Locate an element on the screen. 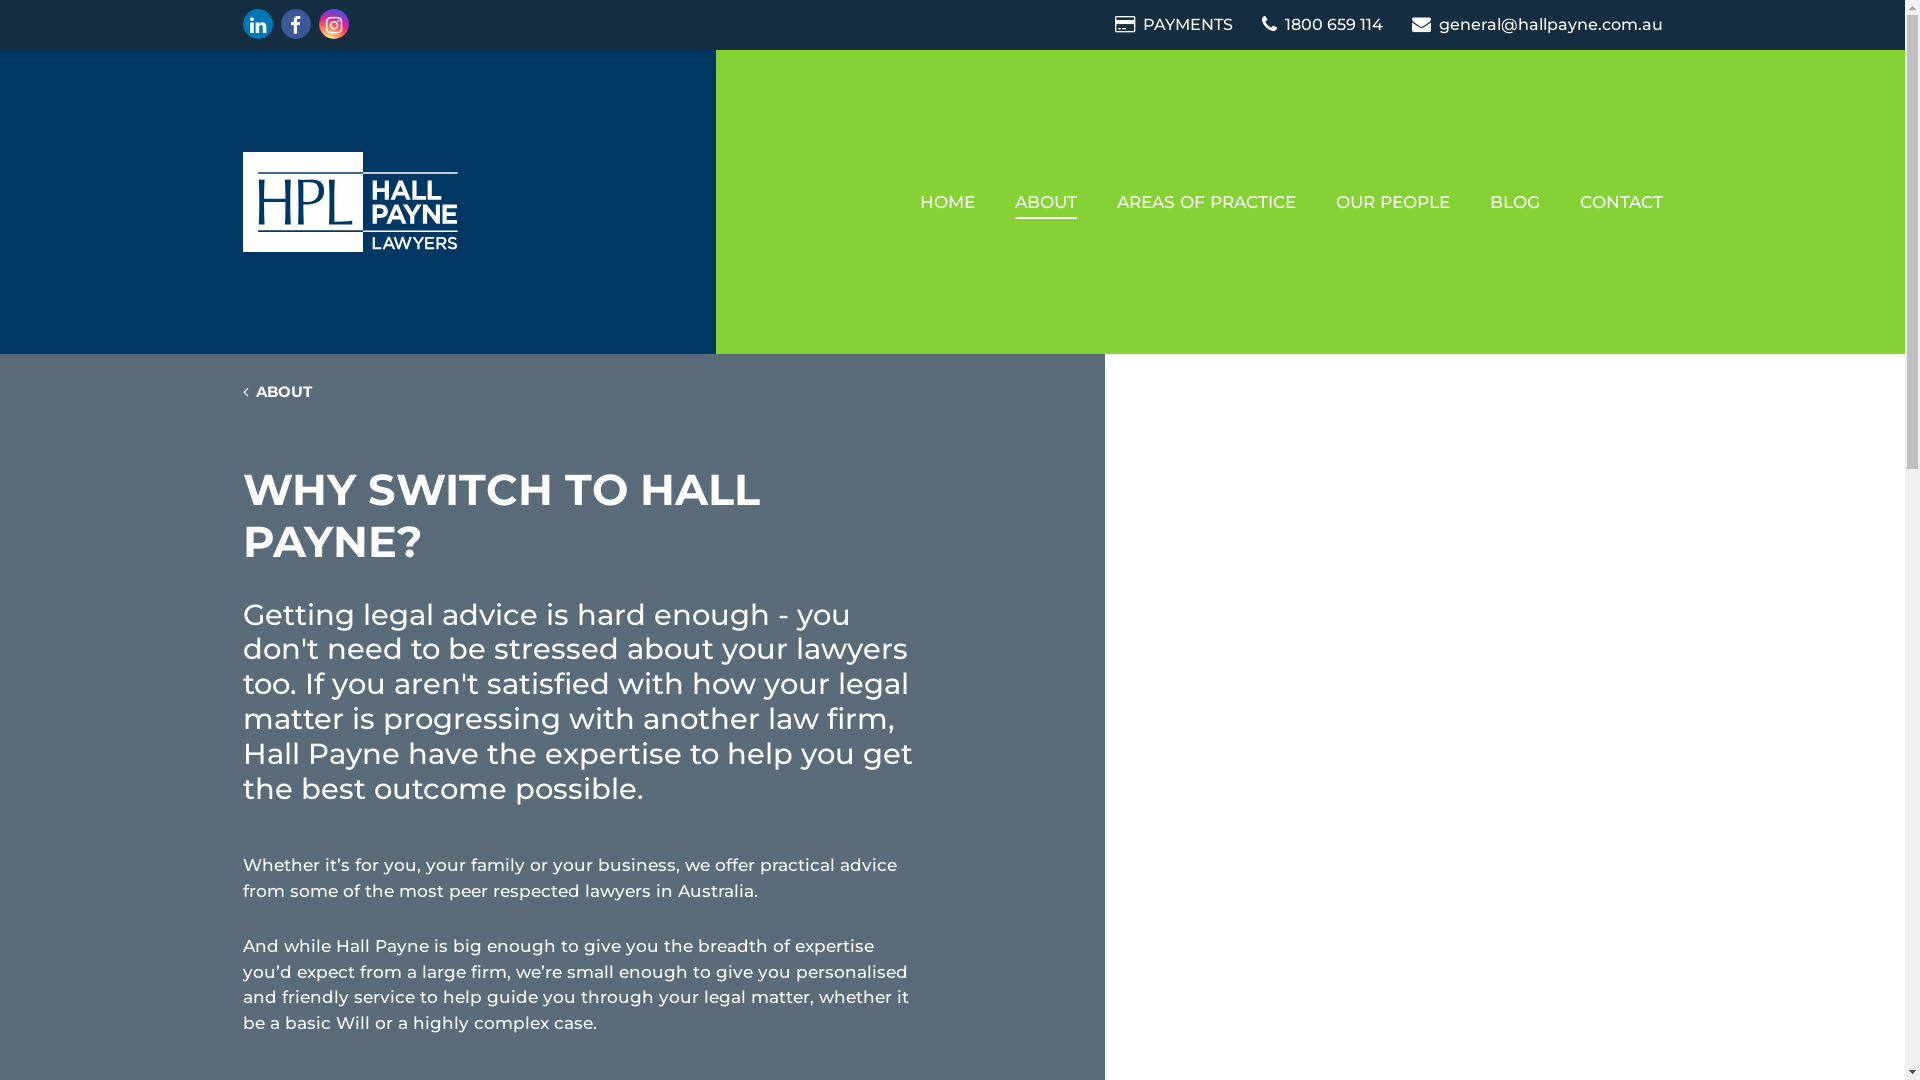  '  general@hallpayne.com.au' is located at coordinates (1410, 24).